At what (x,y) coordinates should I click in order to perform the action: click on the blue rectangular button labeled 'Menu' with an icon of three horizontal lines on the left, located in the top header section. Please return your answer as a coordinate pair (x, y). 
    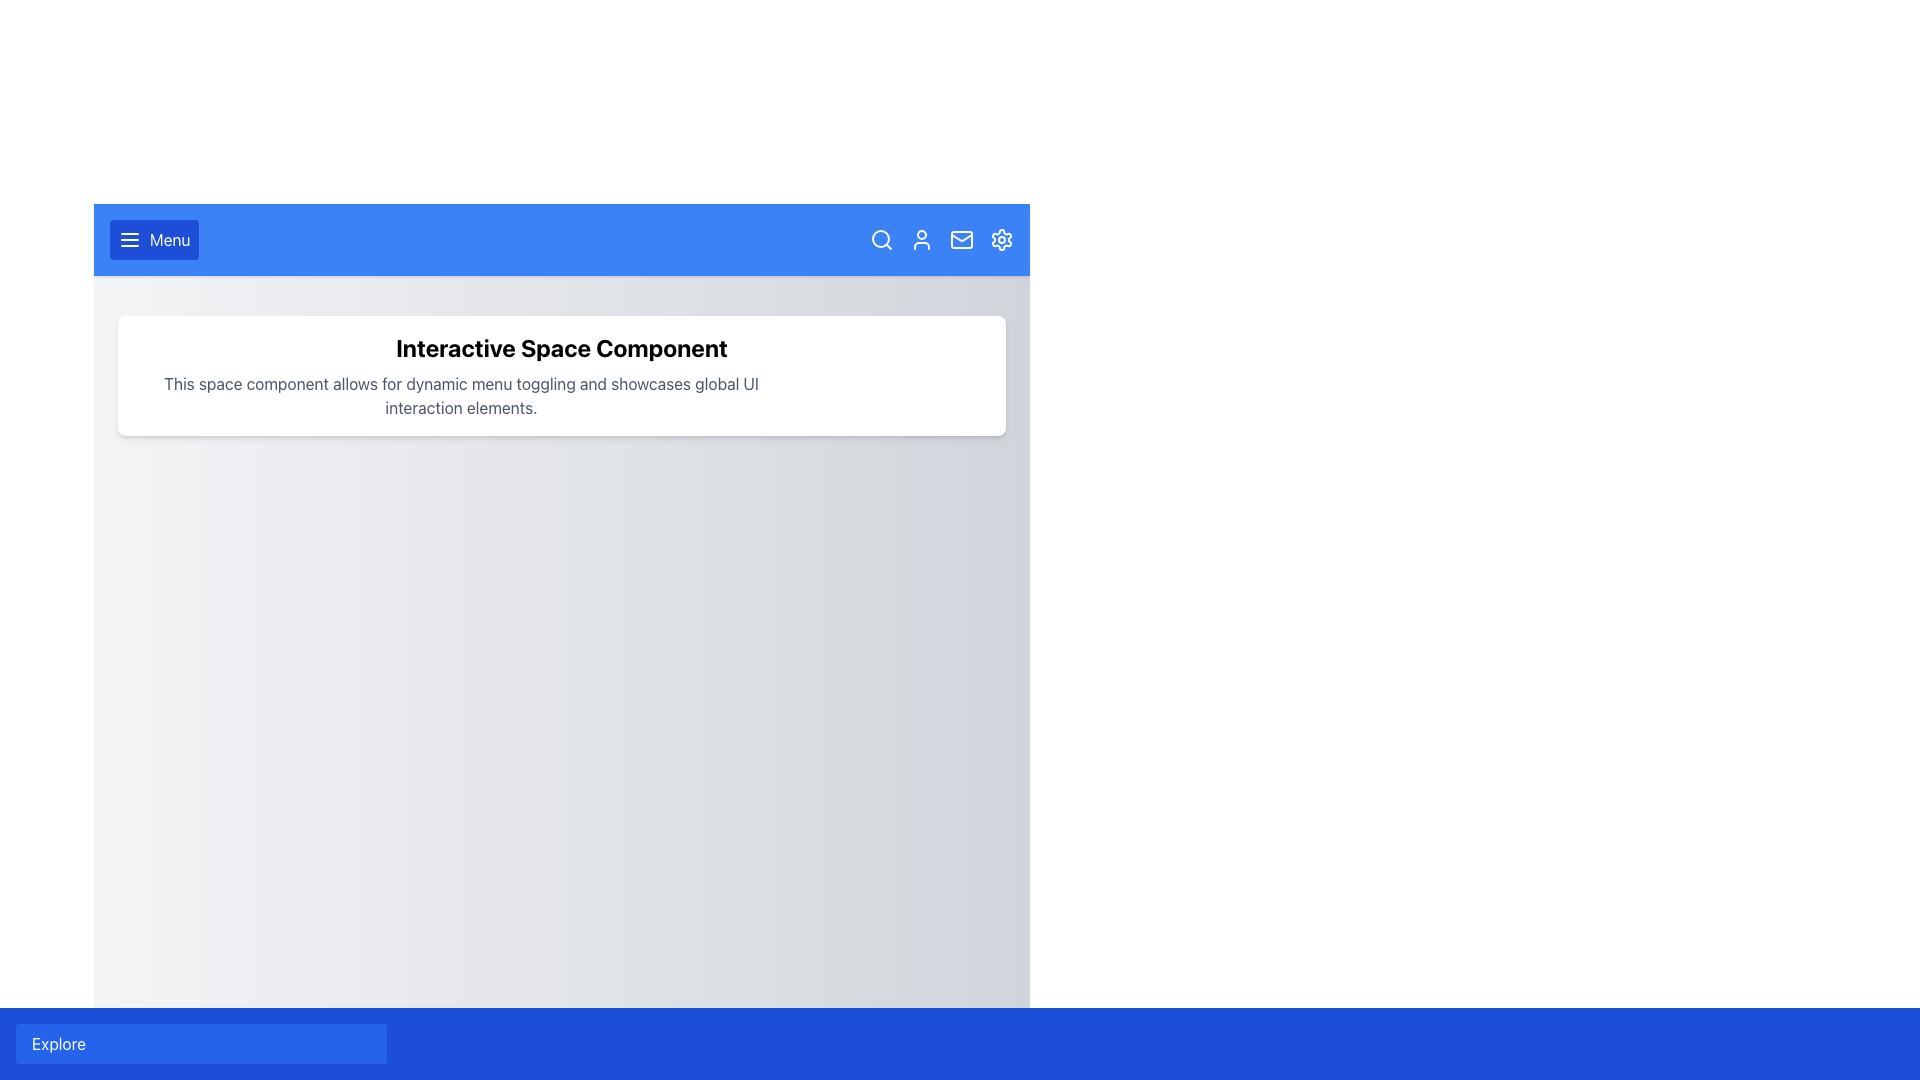
    Looking at the image, I should click on (153, 238).